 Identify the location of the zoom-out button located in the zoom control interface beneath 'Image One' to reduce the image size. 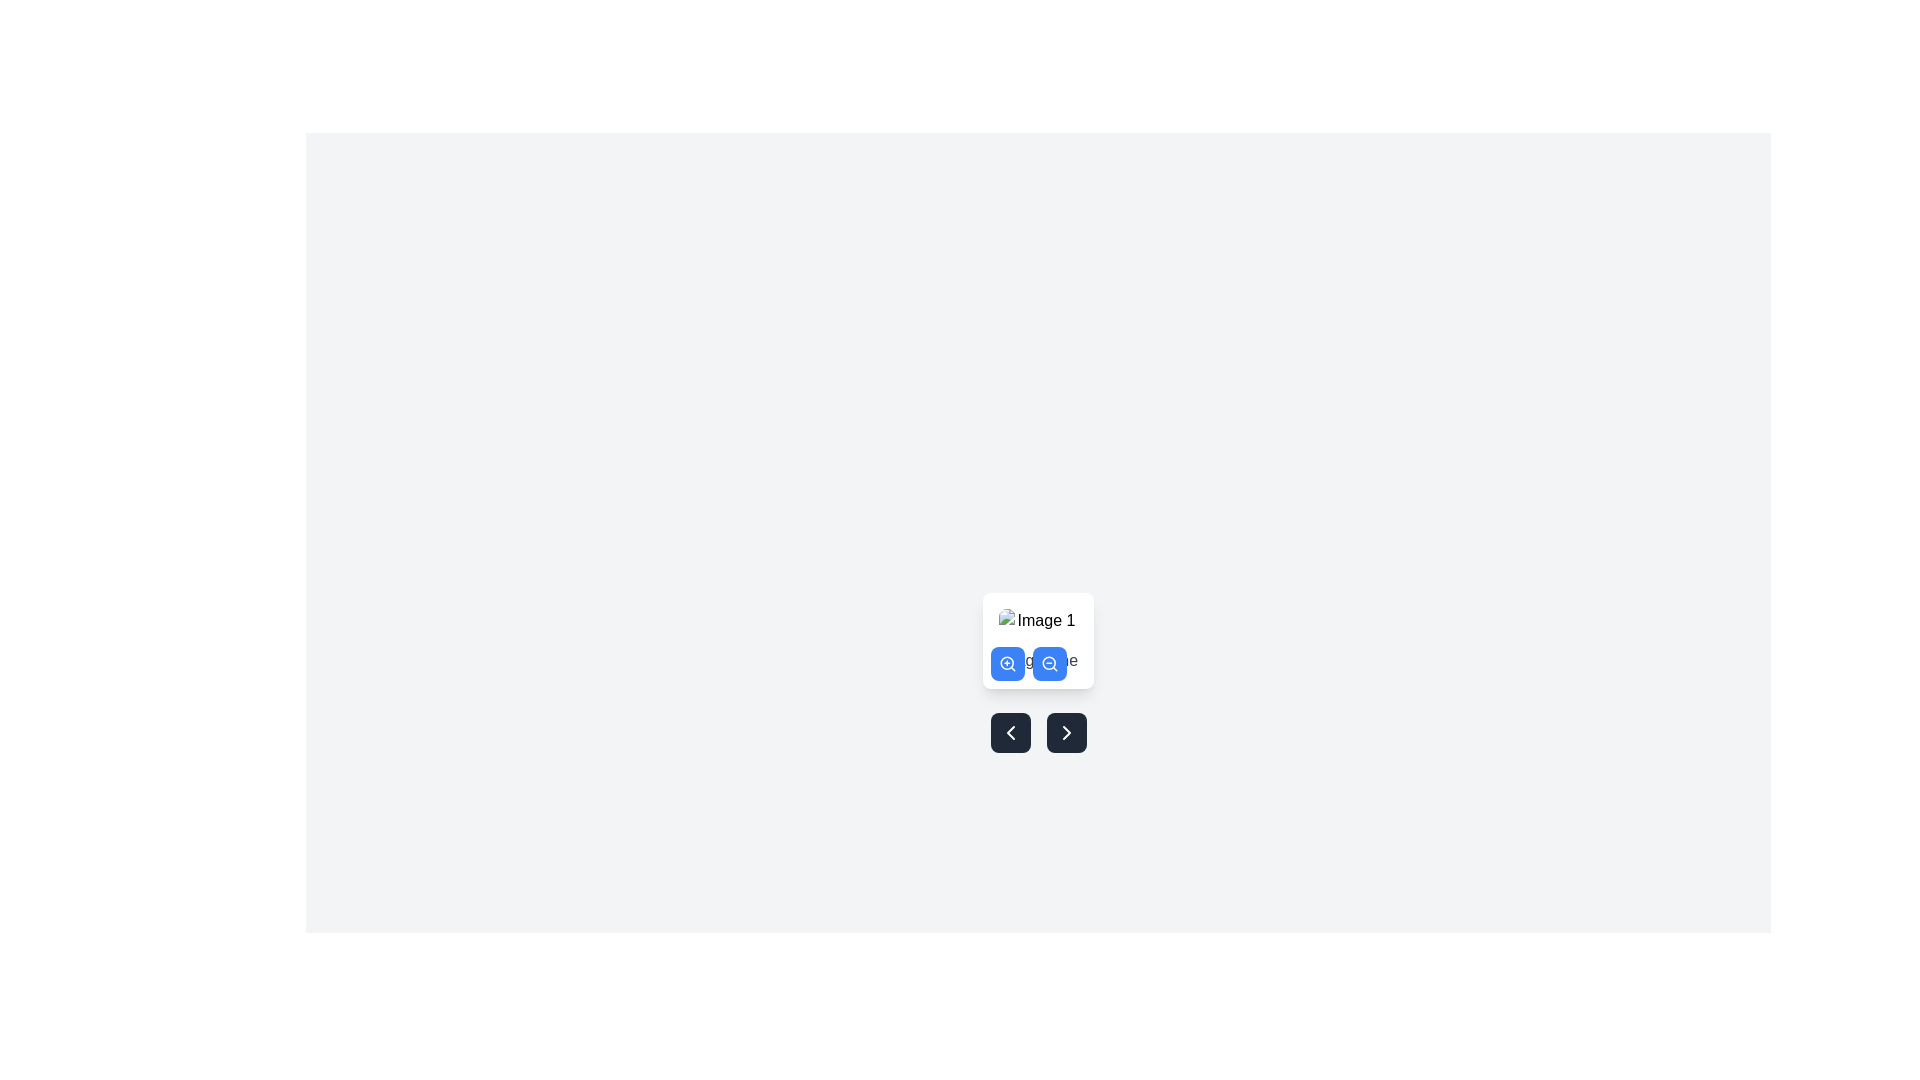
(1028, 663).